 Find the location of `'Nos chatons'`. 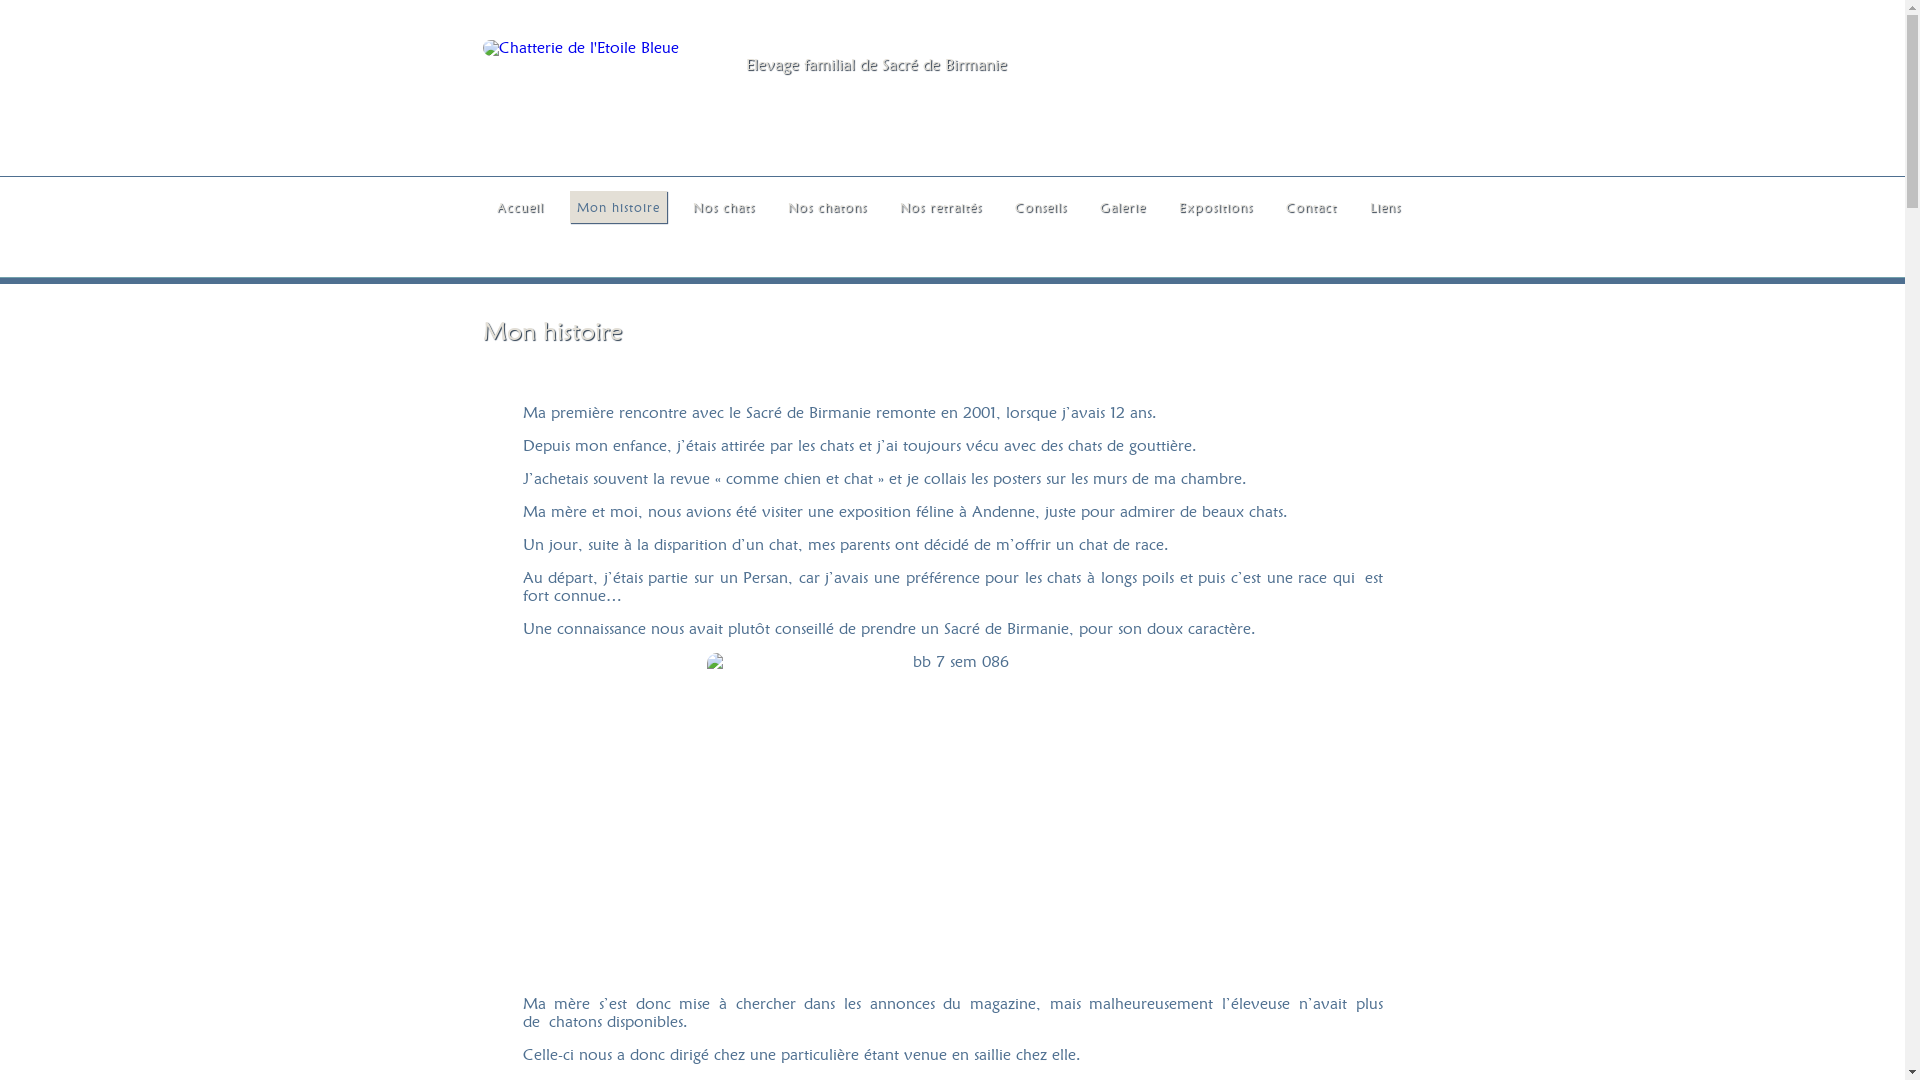

'Nos chatons' is located at coordinates (826, 207).